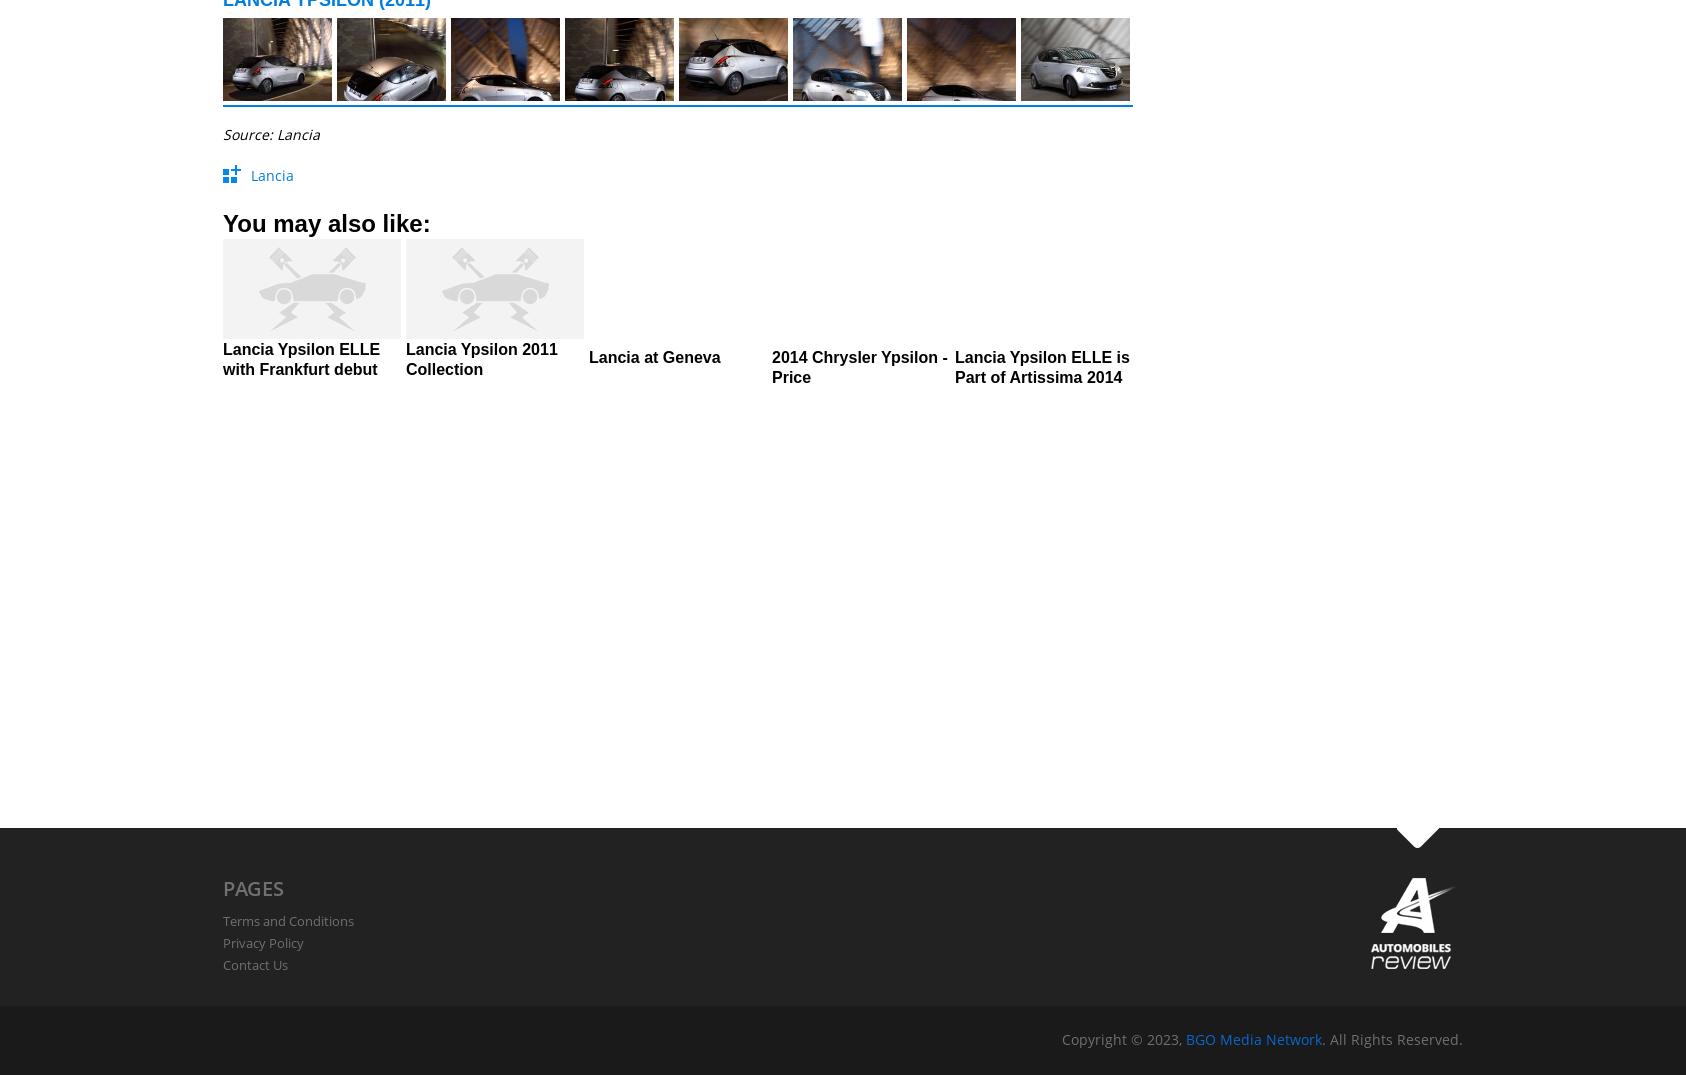  Describe the element at coordinates (1062, 1039) in the screenshot. I see `'Copyright © 2023,'` at that location.